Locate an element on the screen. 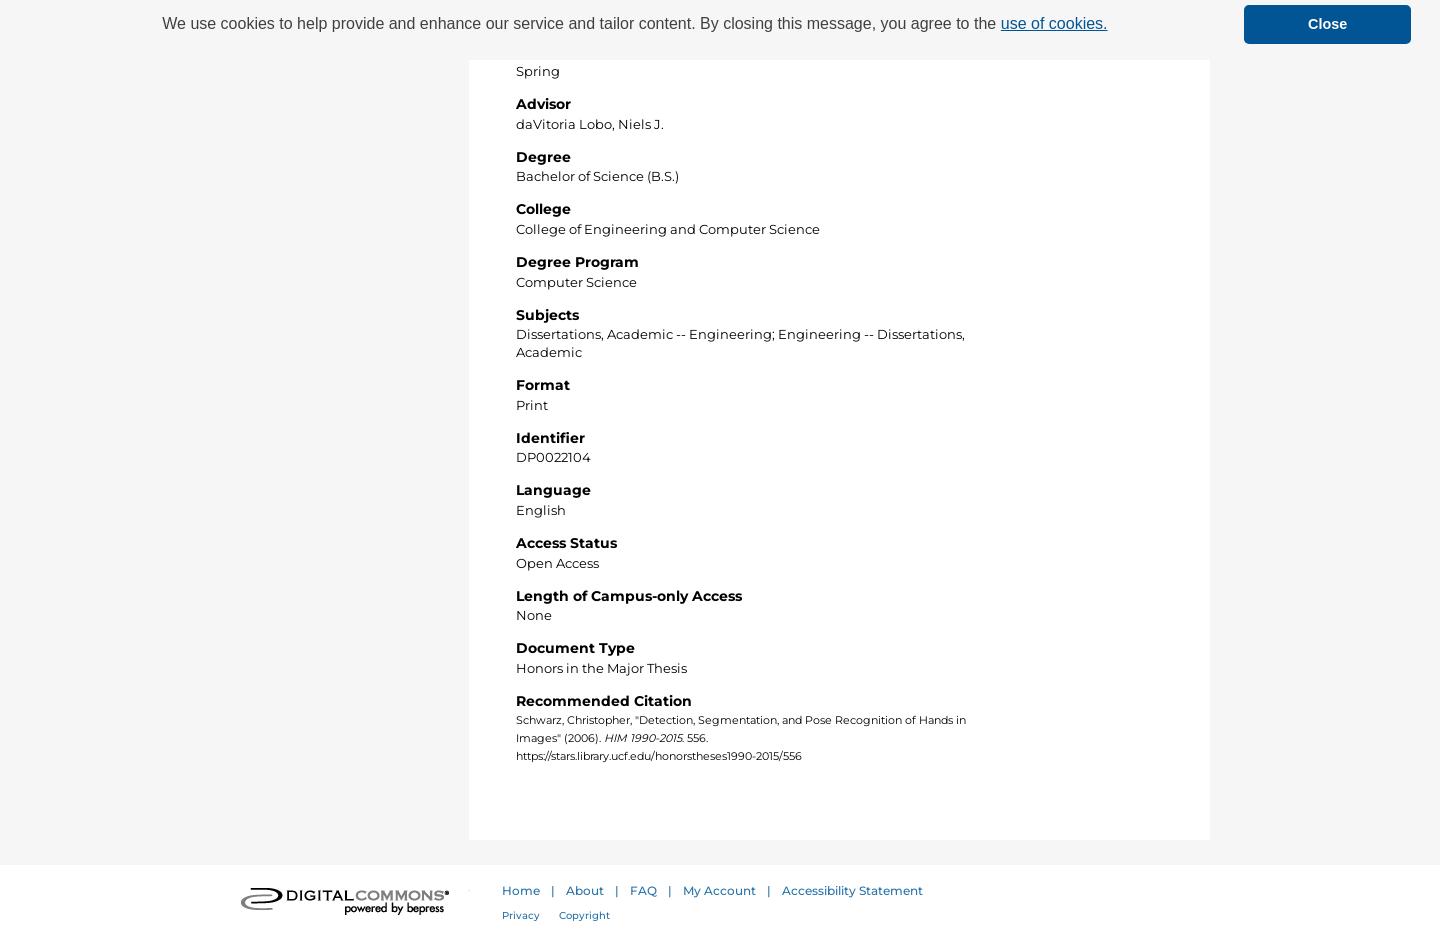 This screenshot has height=940, width=1440. 'College' is located at coordinates (543, 207).